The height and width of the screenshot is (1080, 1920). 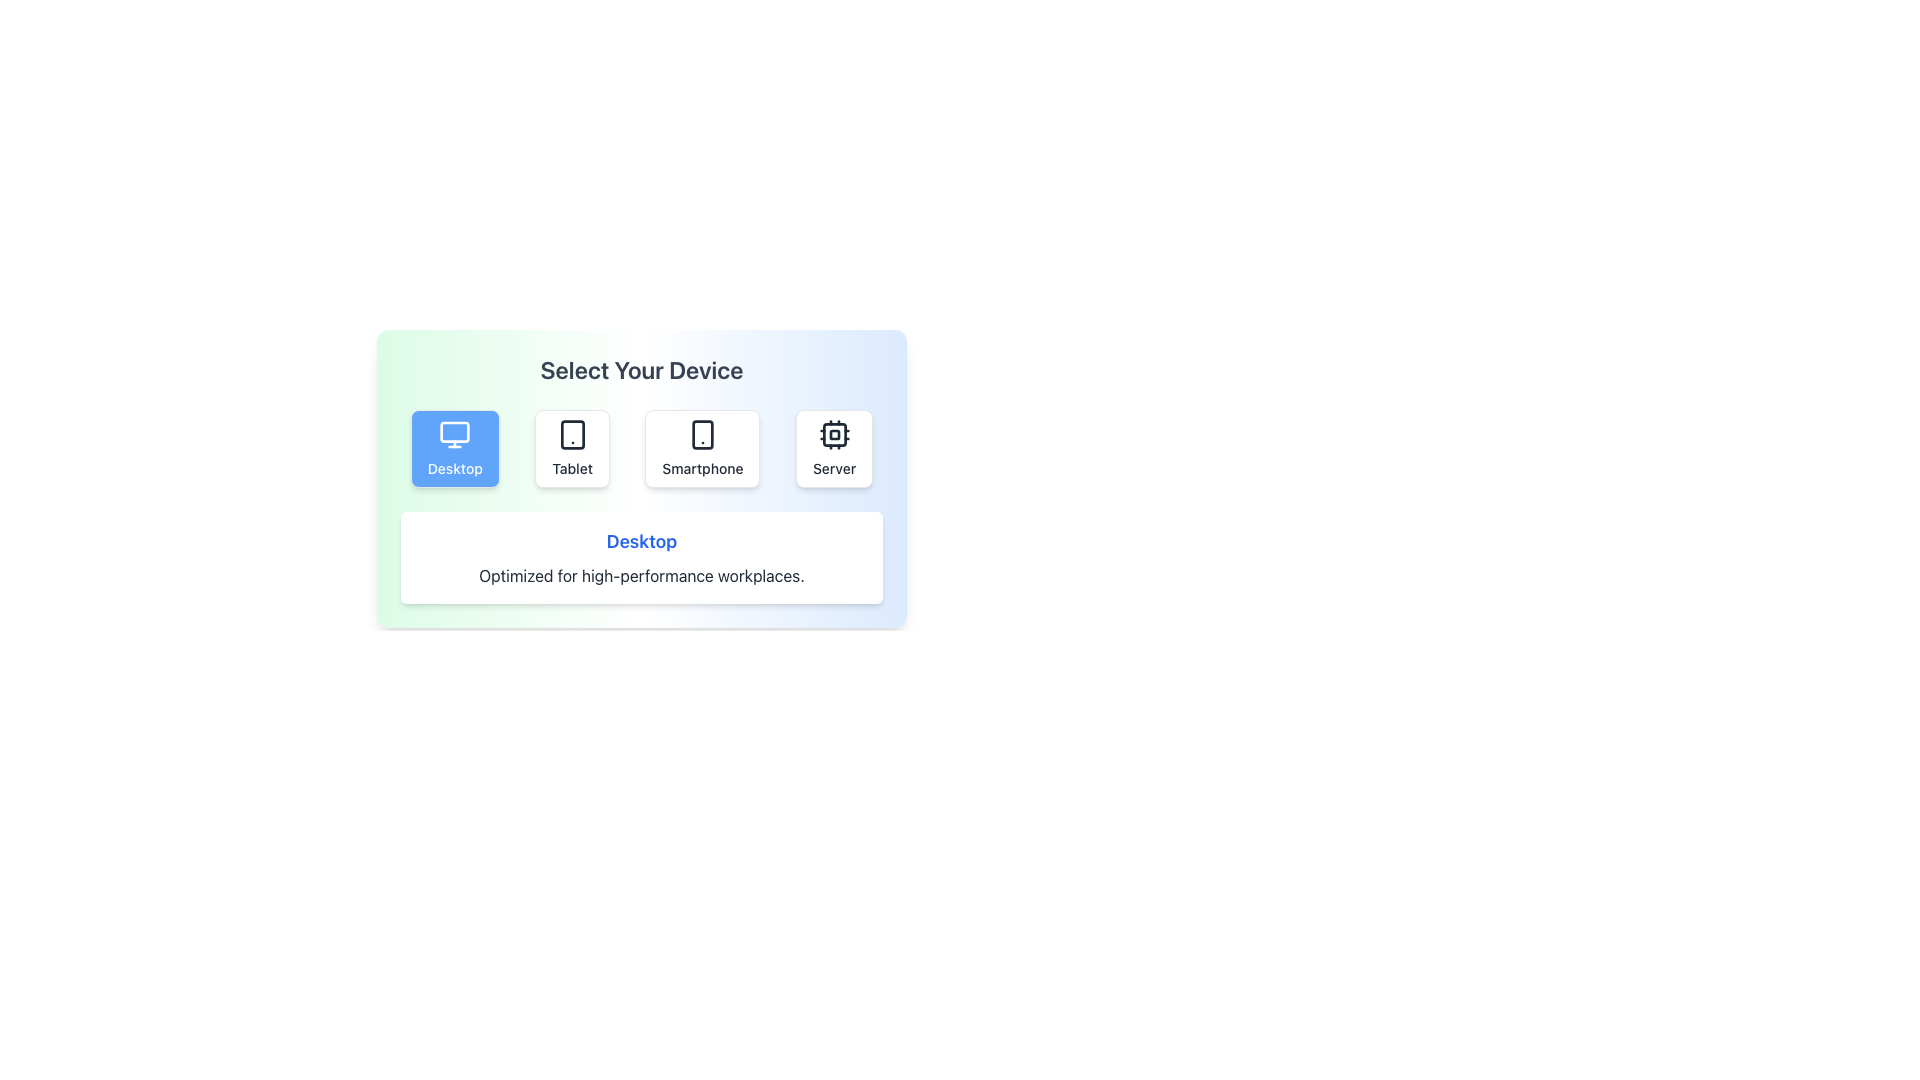 What do you see at coordinates (454, 469) in the screenshot?
I see `text from the label located within the bottom section of the rounded rectangular button representing the 'Desktop' device type` at bounding box center [454, 469].